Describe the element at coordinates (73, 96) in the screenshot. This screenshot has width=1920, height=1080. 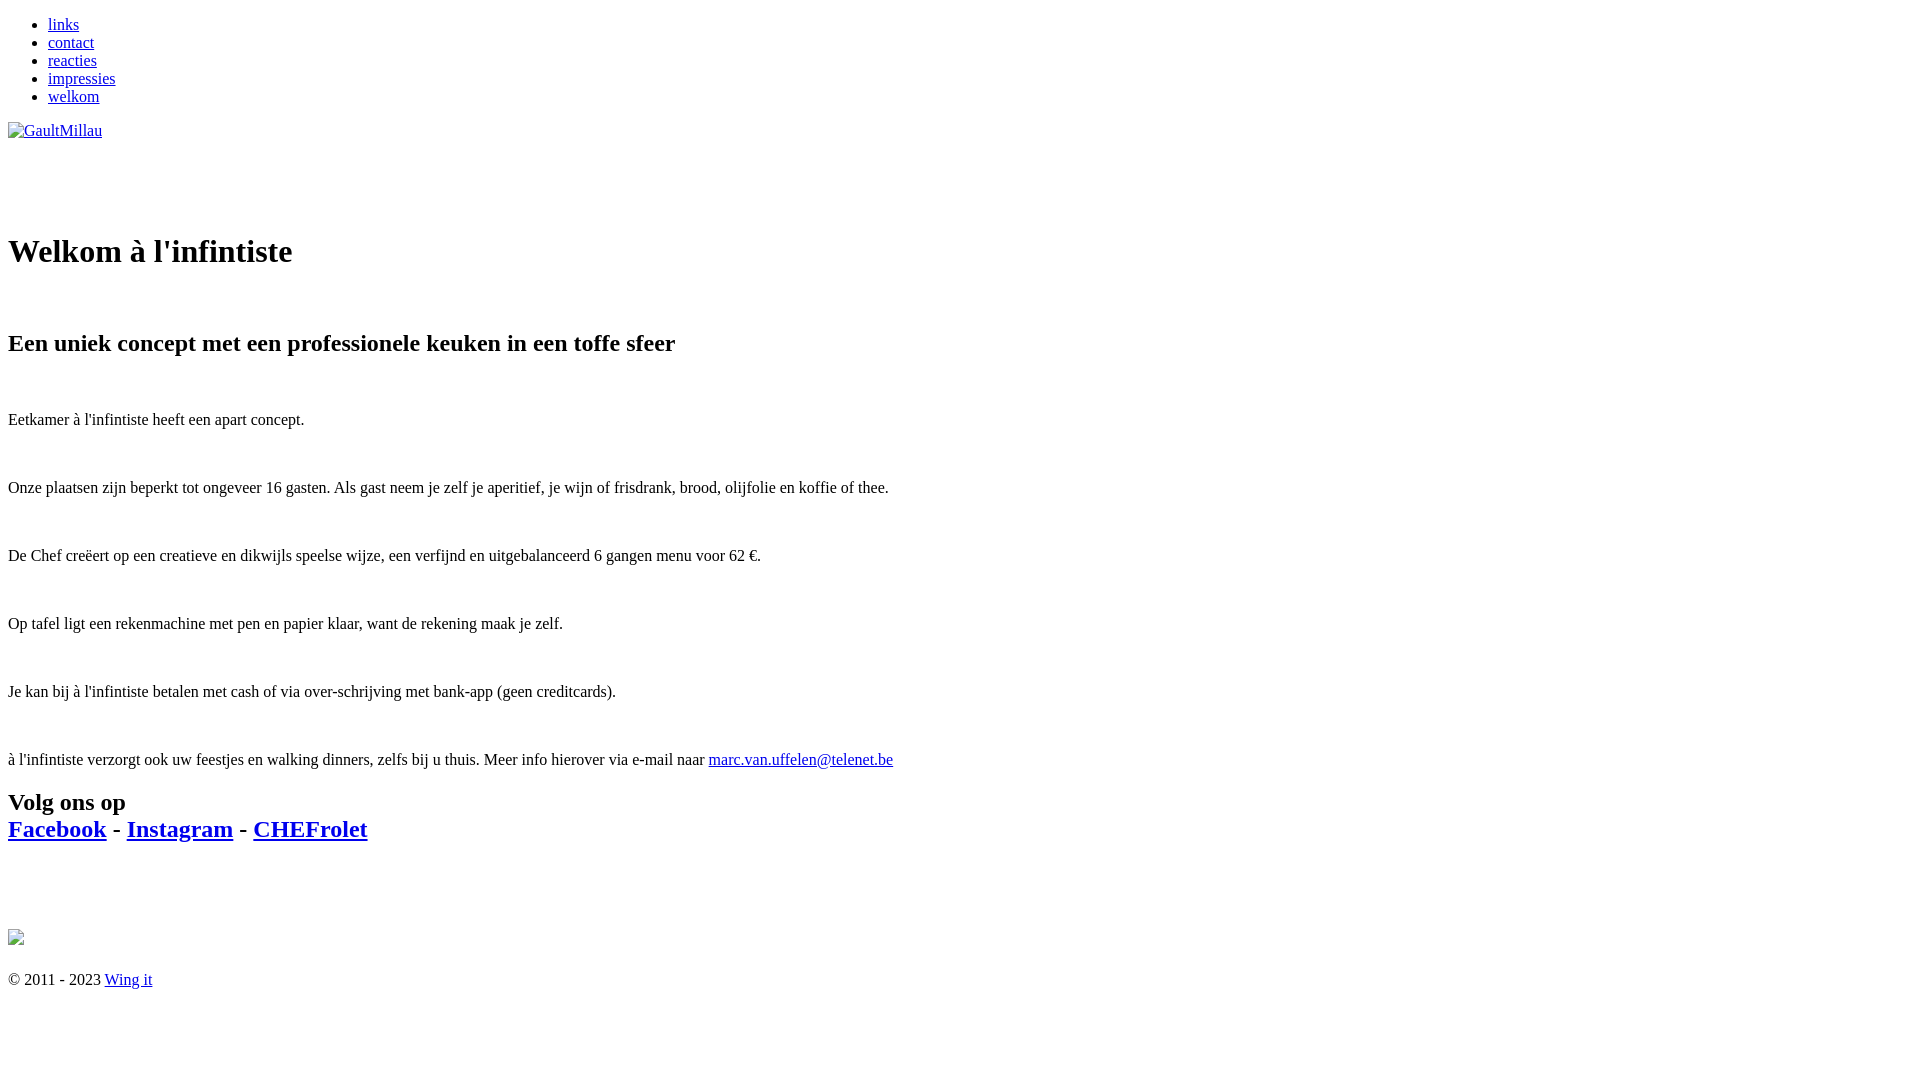
I see `'welkom'` at that location.